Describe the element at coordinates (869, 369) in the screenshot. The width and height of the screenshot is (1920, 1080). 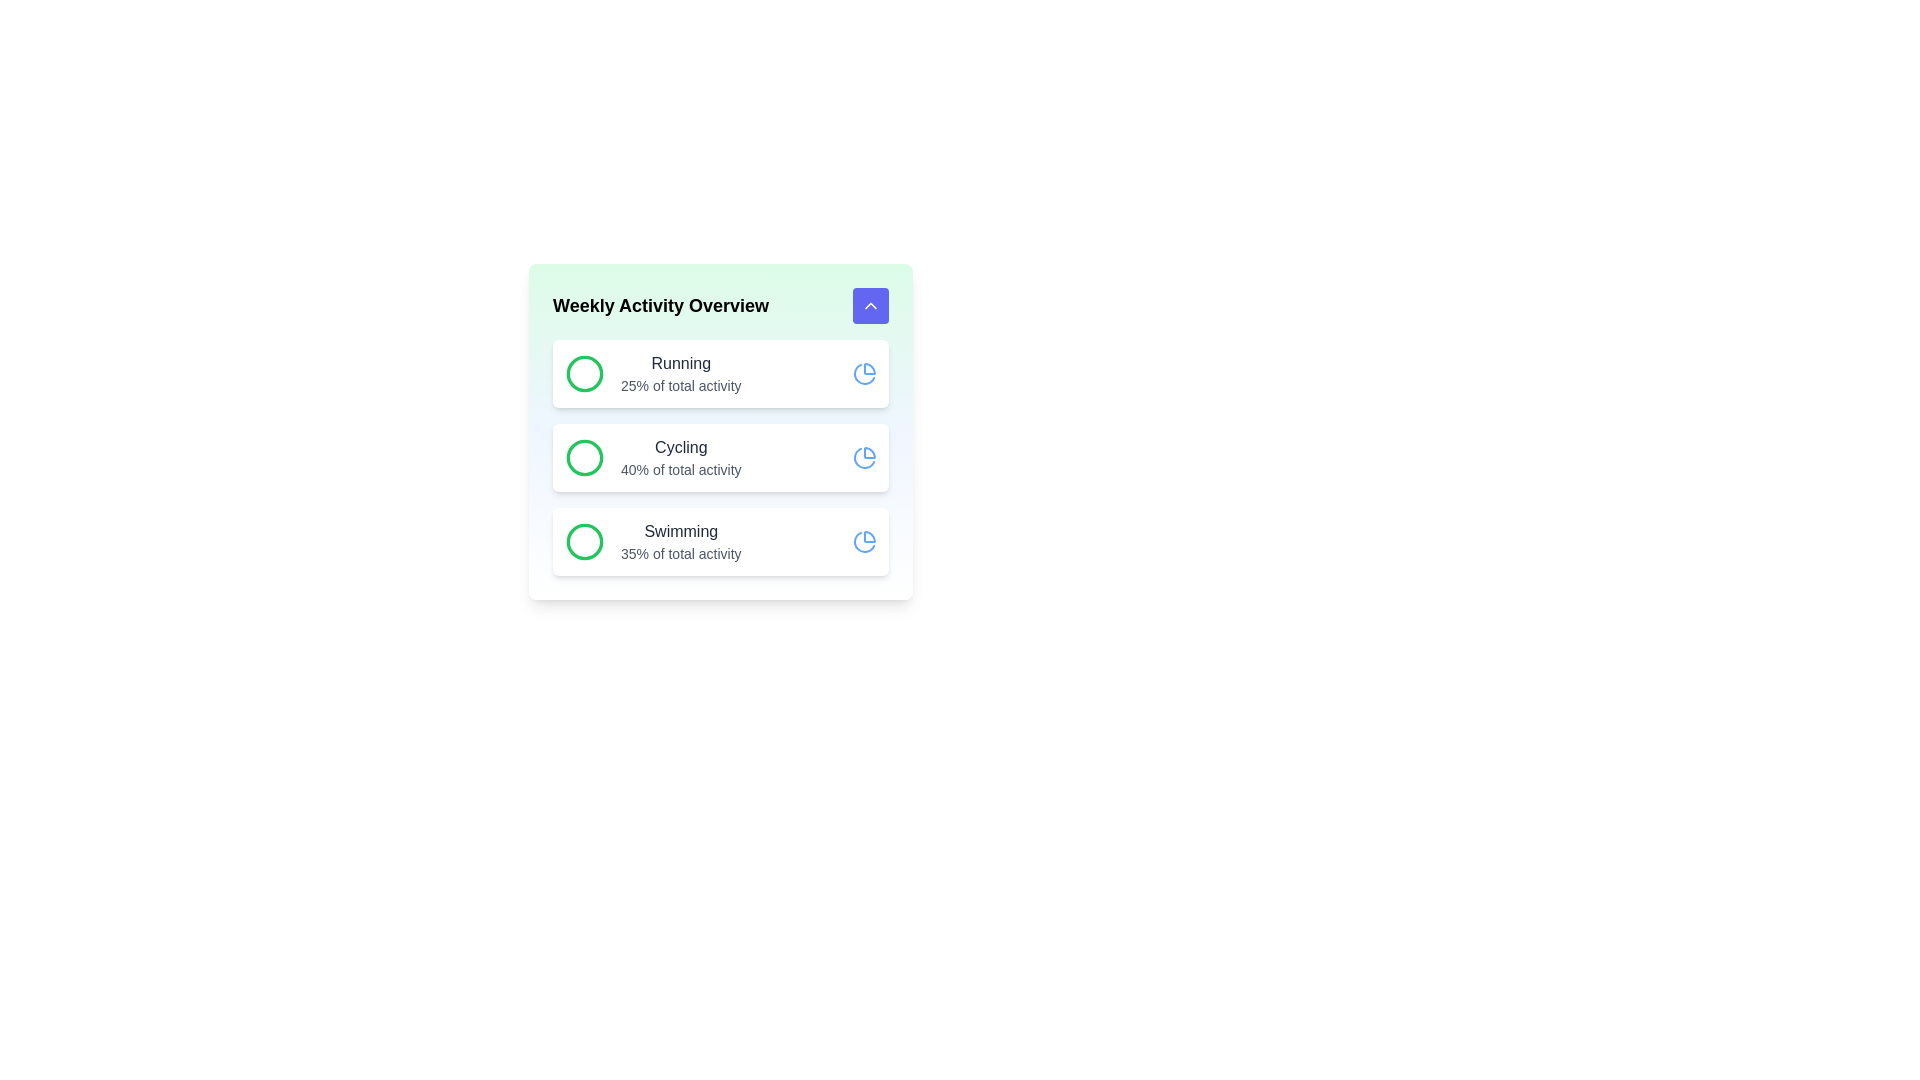
I see `the upper-right section of the pie chart icon that visually represents data related to activity percentages, located to the right of the 'Weekly Activity Overview' heading` at that location.